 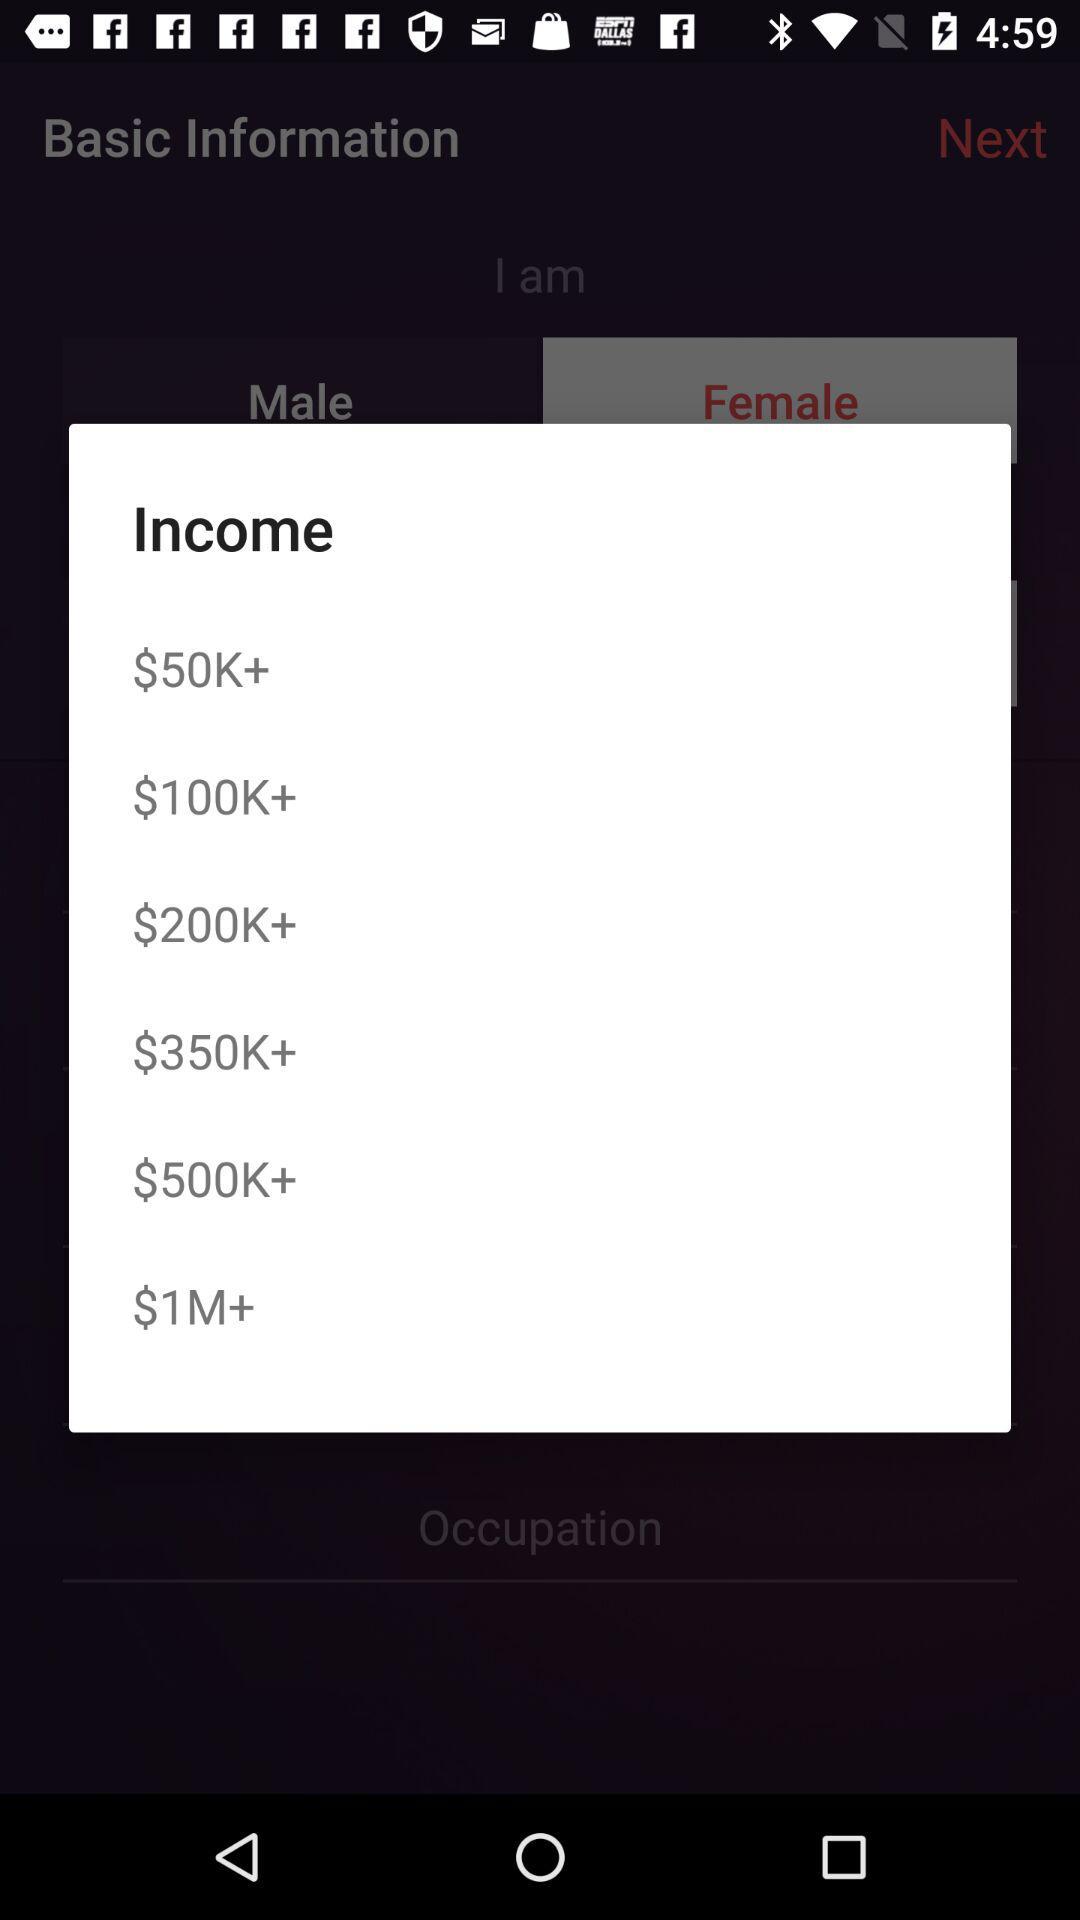 I want to click on $100k+ icon, so click(x=214, y=794).